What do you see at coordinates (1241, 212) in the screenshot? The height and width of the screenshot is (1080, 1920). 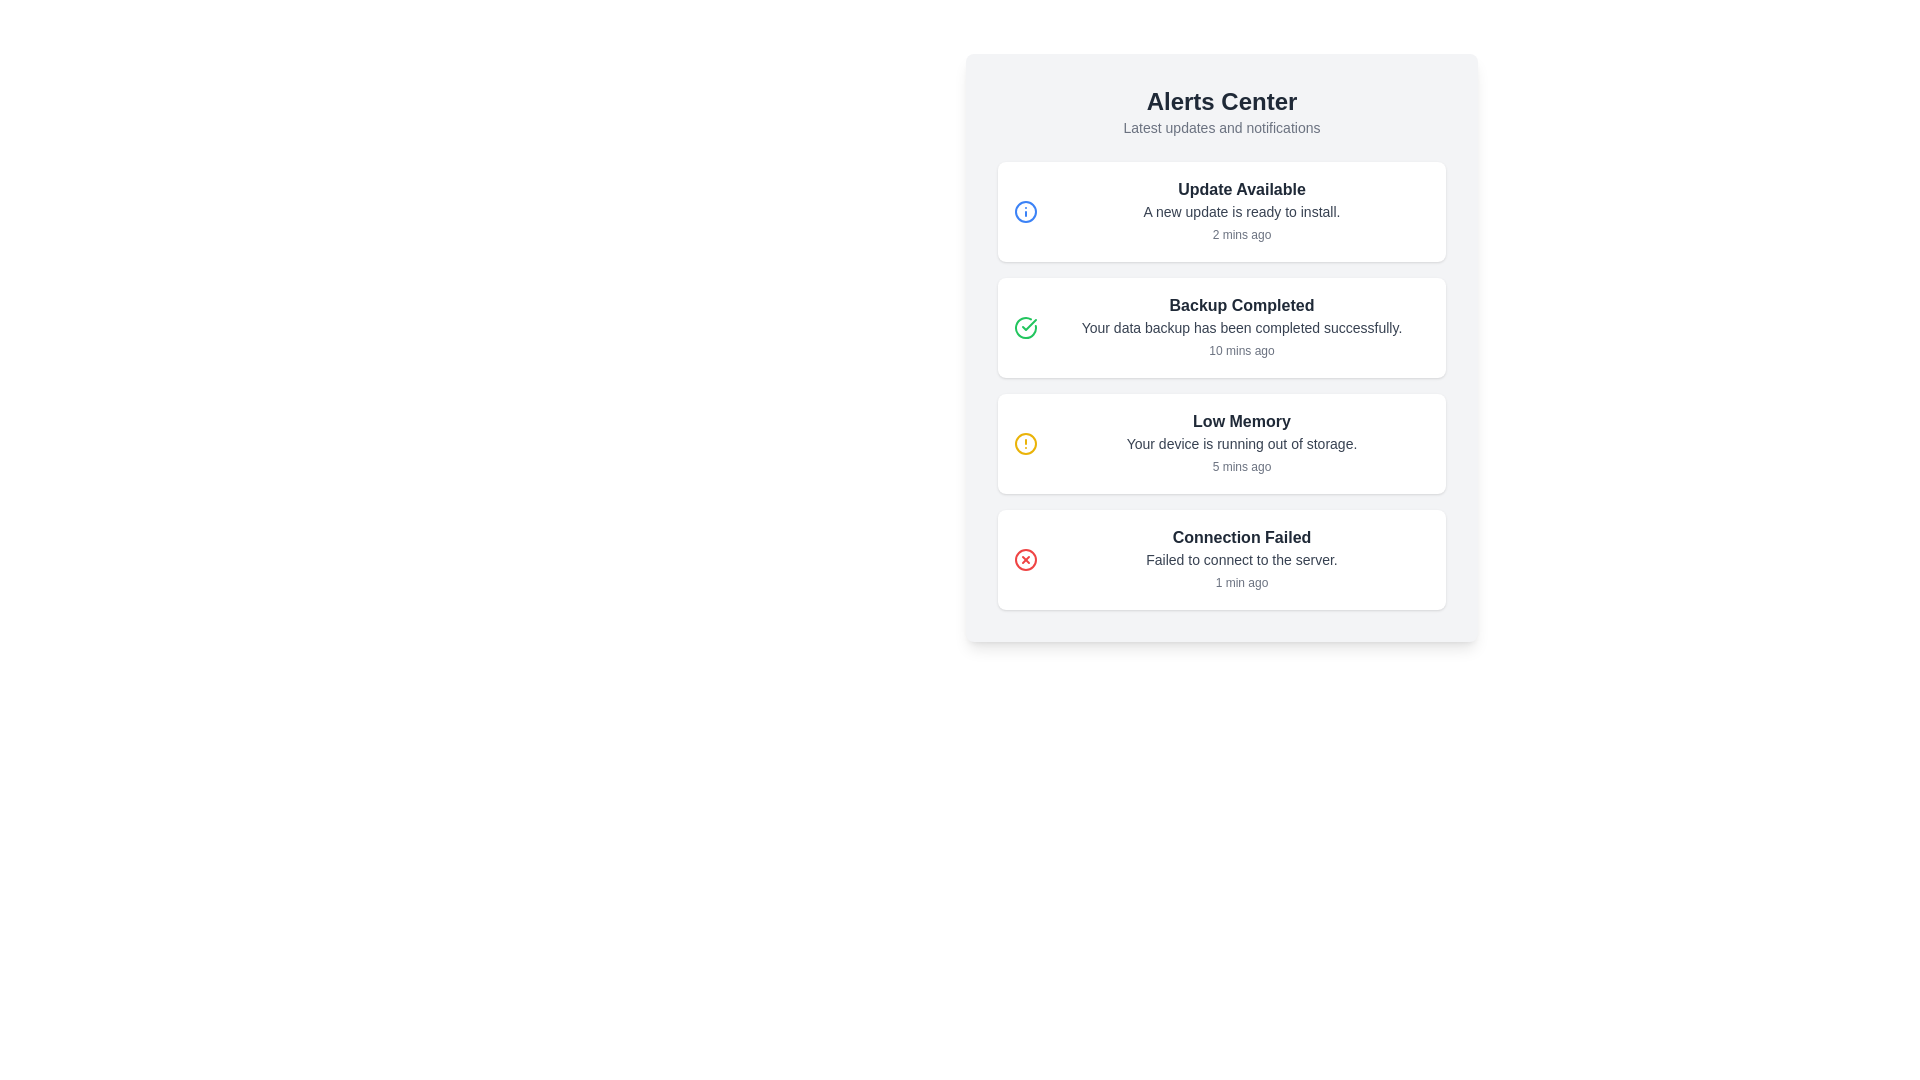 I see `the Notification card that informs the user about a new update, located at the top of the notification list under 'Alerts Center'` at bounding box center [1241, 212].